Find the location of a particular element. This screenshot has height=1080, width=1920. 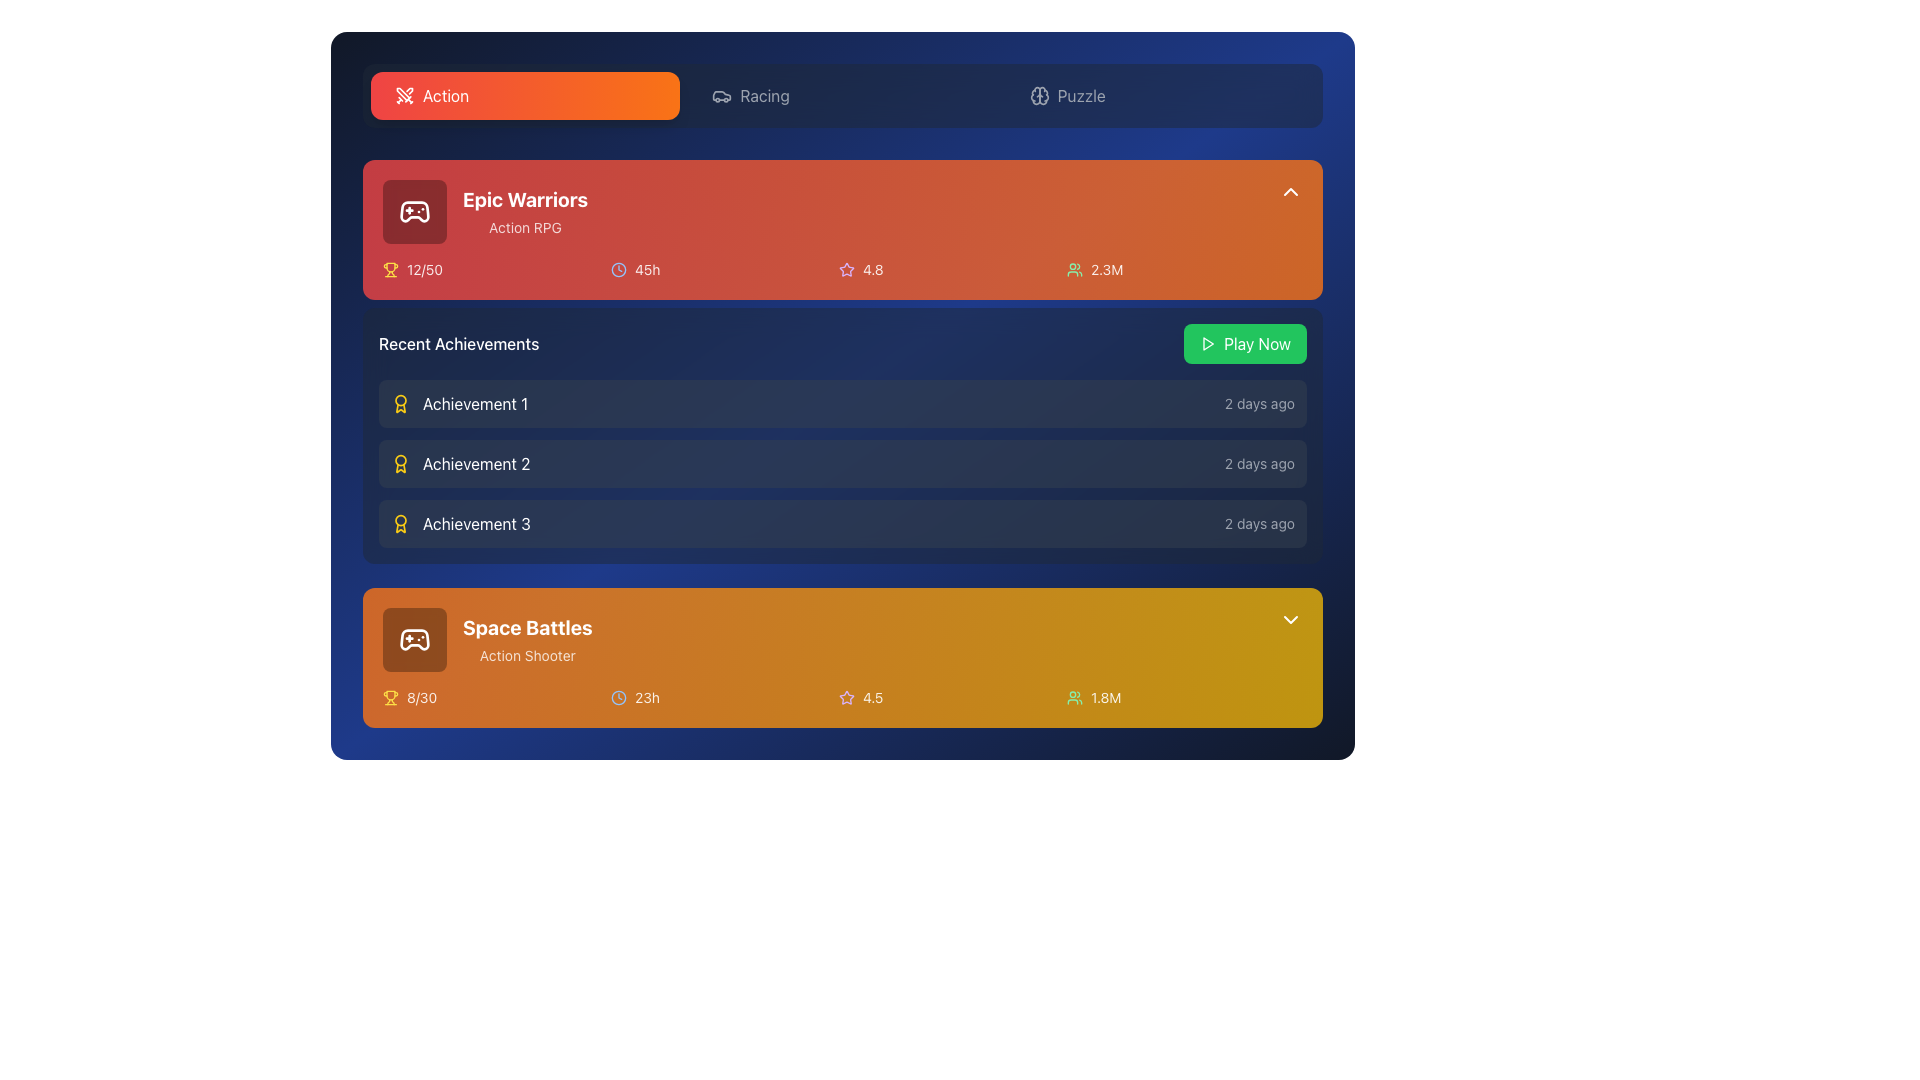

the star-shaped icon for ratings, which is styled with a thin outline and hollow center in a purple hue, located immediately to the left of the numeric rating '4.5' for the 'Space Battles' section is located at coordinates (846, 697).